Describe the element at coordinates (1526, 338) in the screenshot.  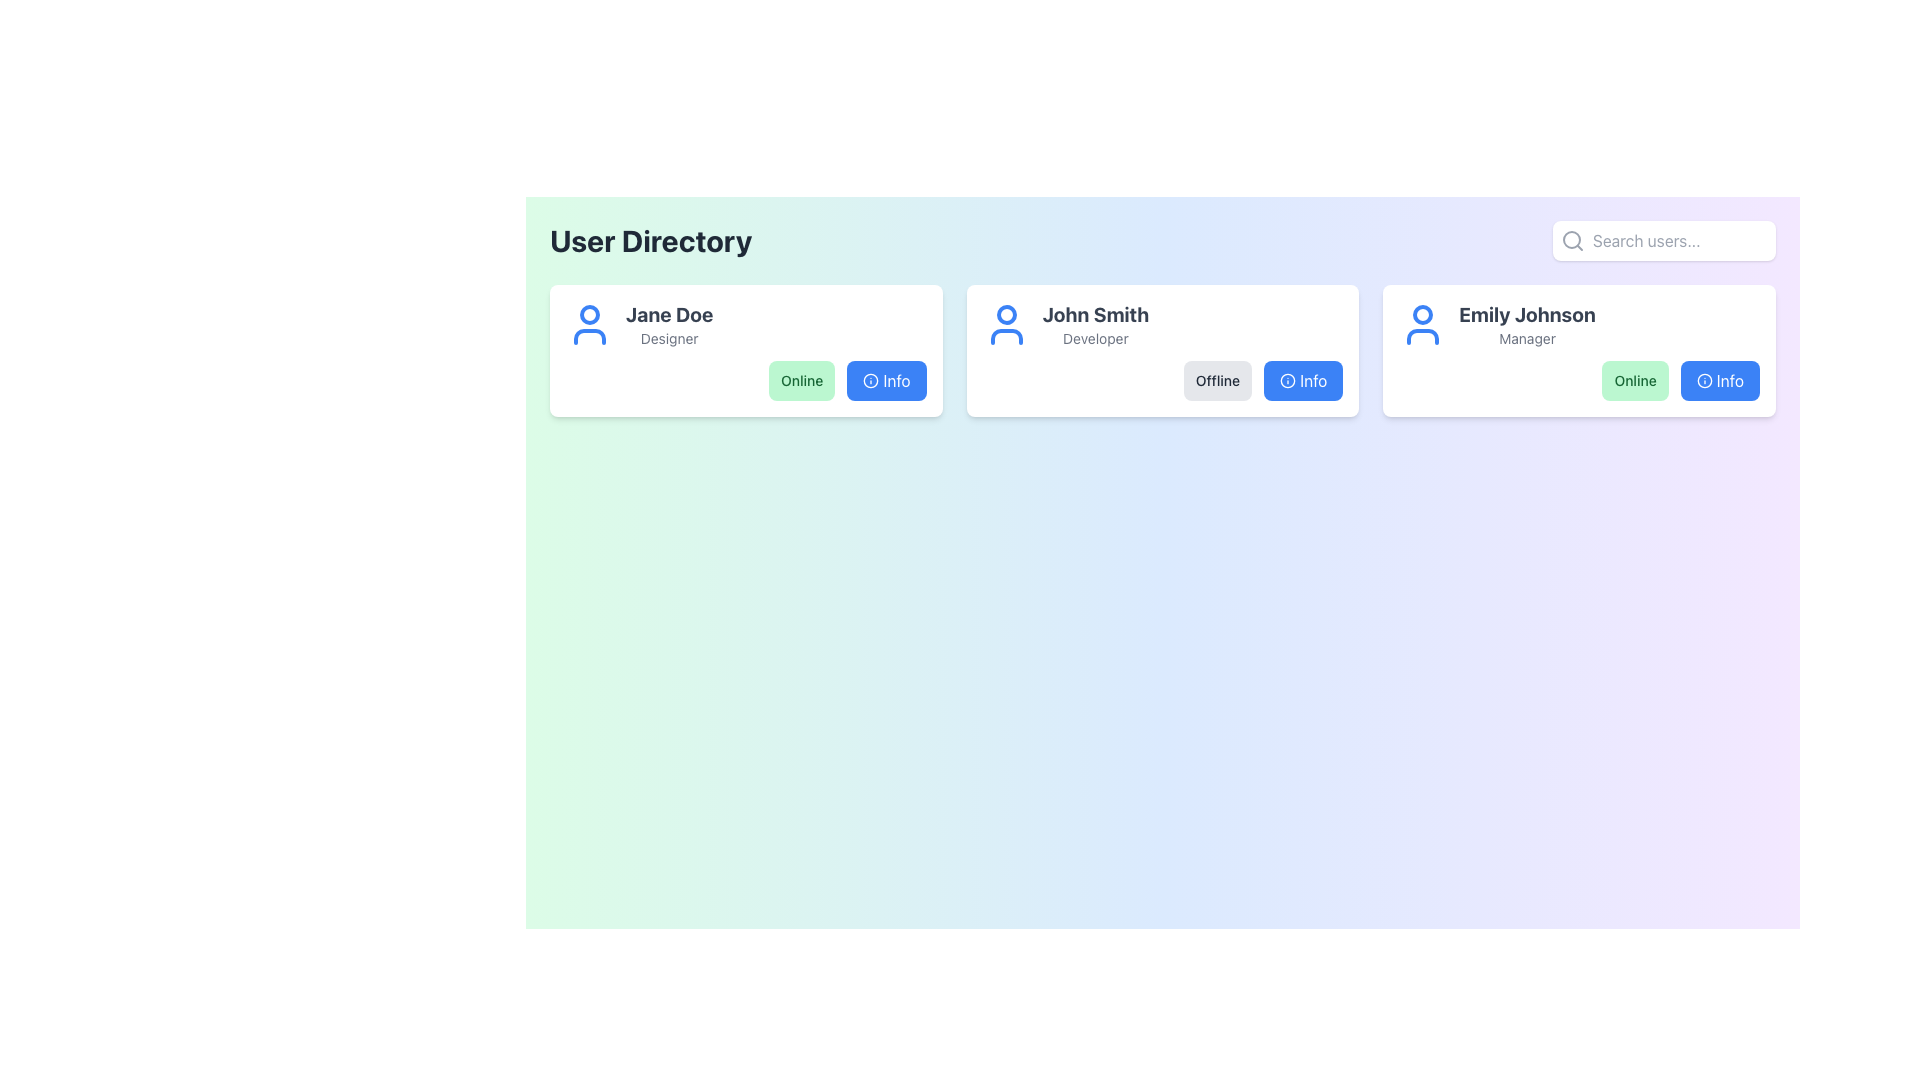
I see `the text label displaying 'Manager', which is located below the bold title 'Emily Johnson' in the far-right column of the interface` at that location.